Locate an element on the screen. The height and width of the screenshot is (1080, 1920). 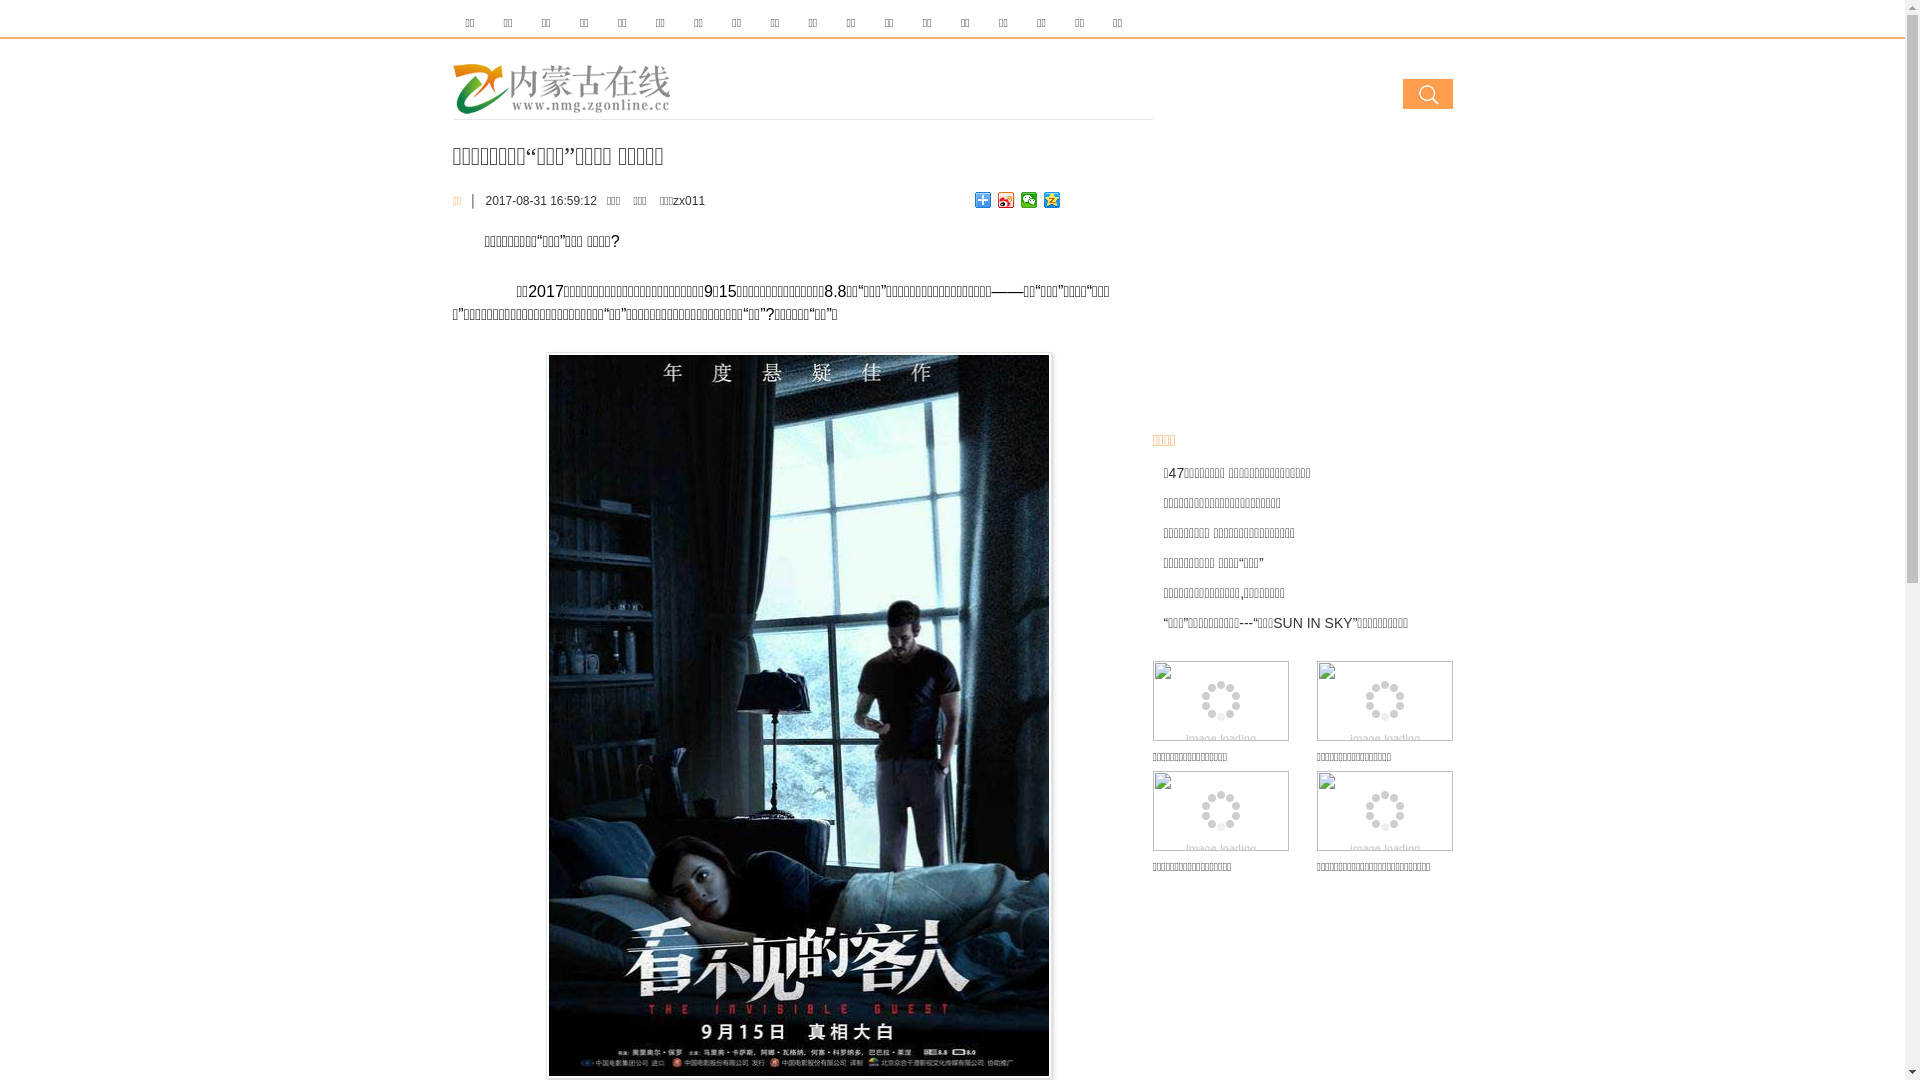
'Advertisement' is located at coordinates (1301, 273).